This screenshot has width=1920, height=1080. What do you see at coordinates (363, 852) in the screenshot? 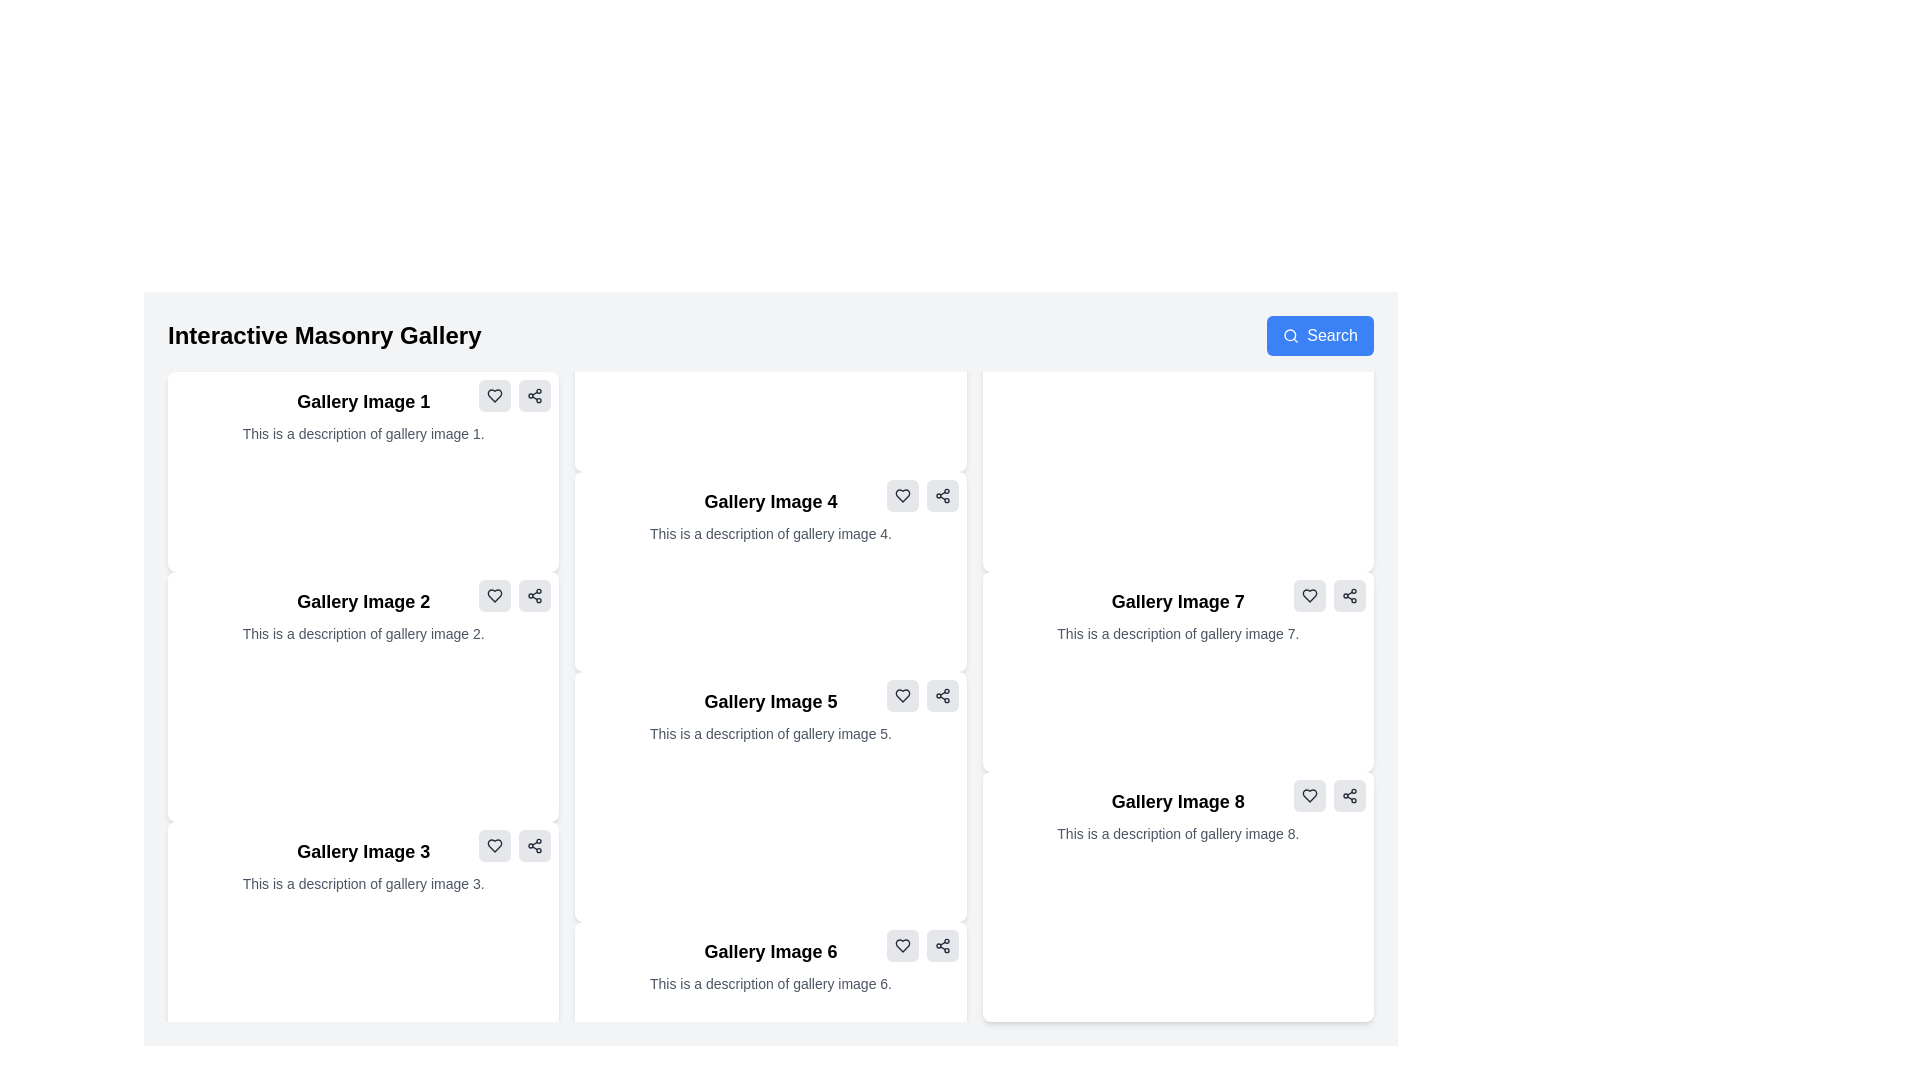
I see `the Text Label that serves as the title for Gallery Image 3, located at the bottom left part of the grid, just above the descriptive text` at bounding box center [363, 852].